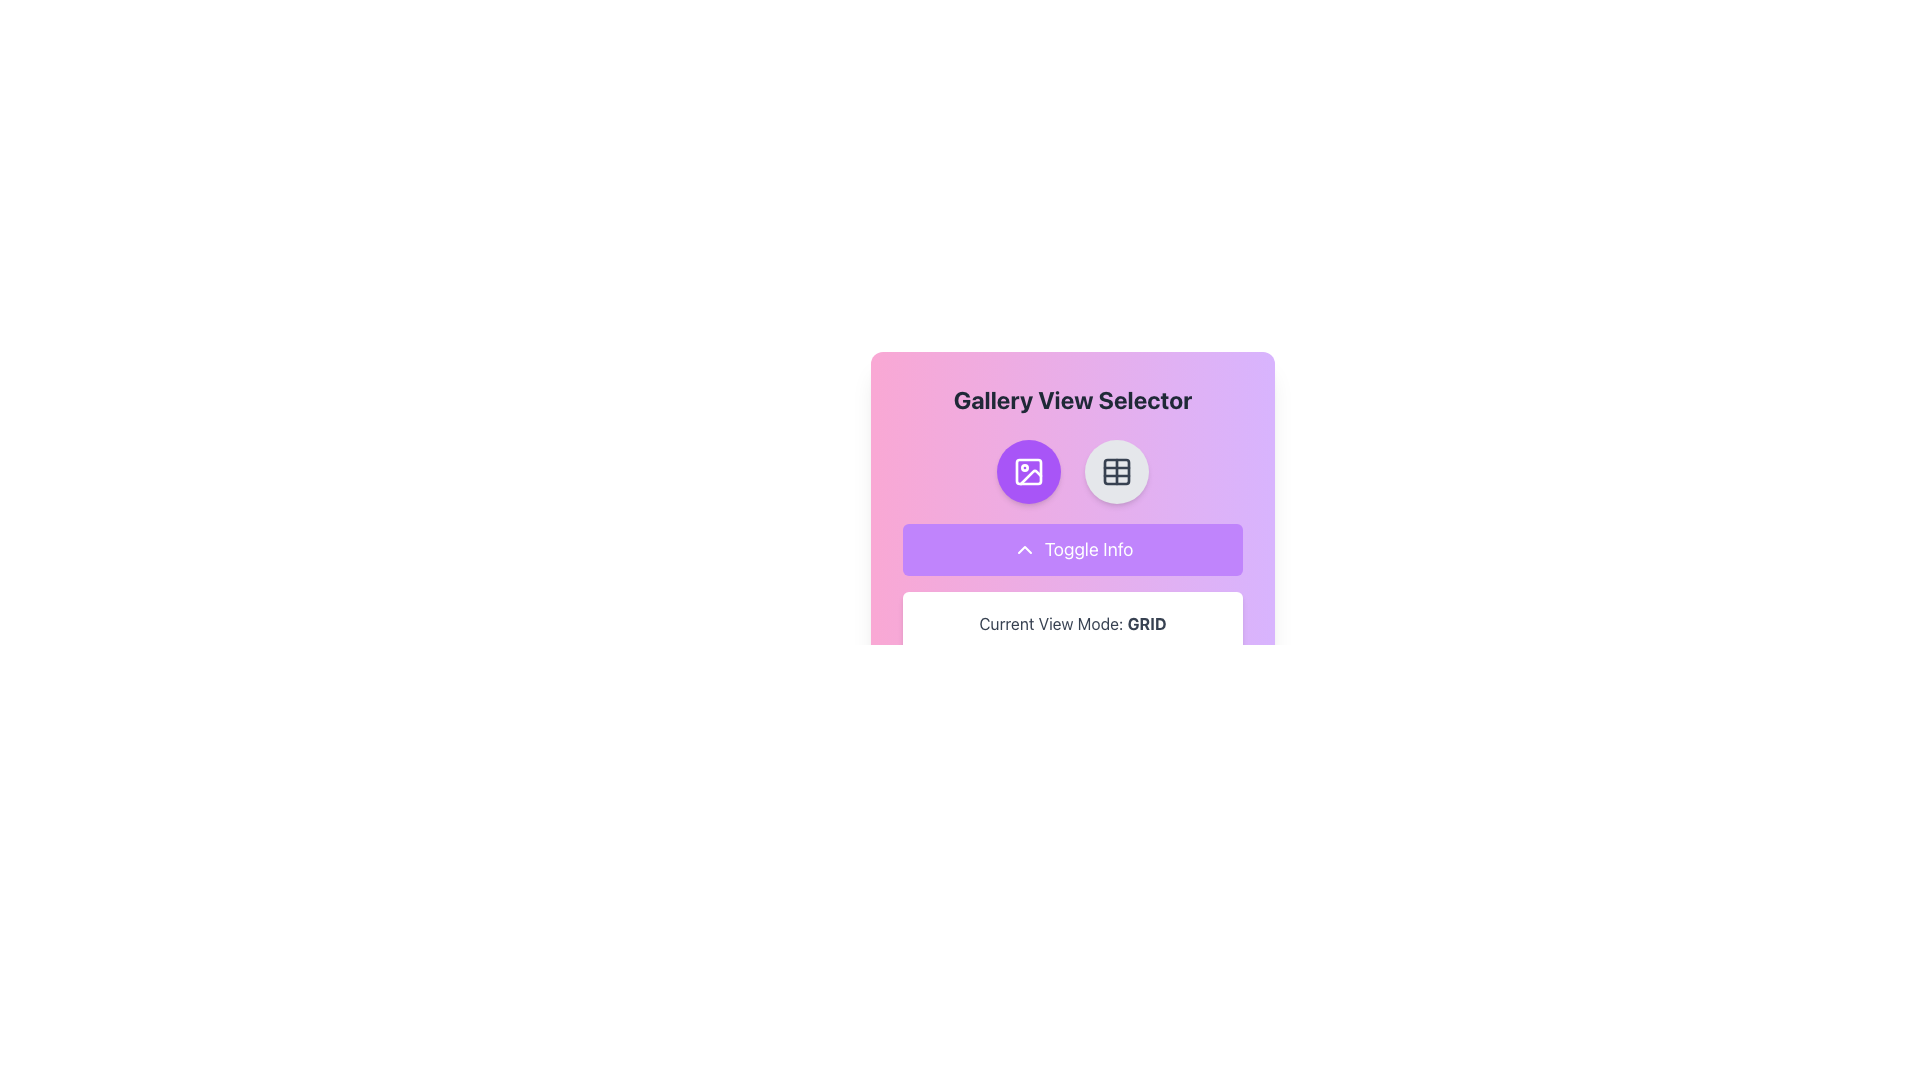  I want to click on the 'Toggle Info' button, which has a bright purple background and white text, located below the circular image and above the 'Current View Mode: GRID' text, so click(1072, 550).